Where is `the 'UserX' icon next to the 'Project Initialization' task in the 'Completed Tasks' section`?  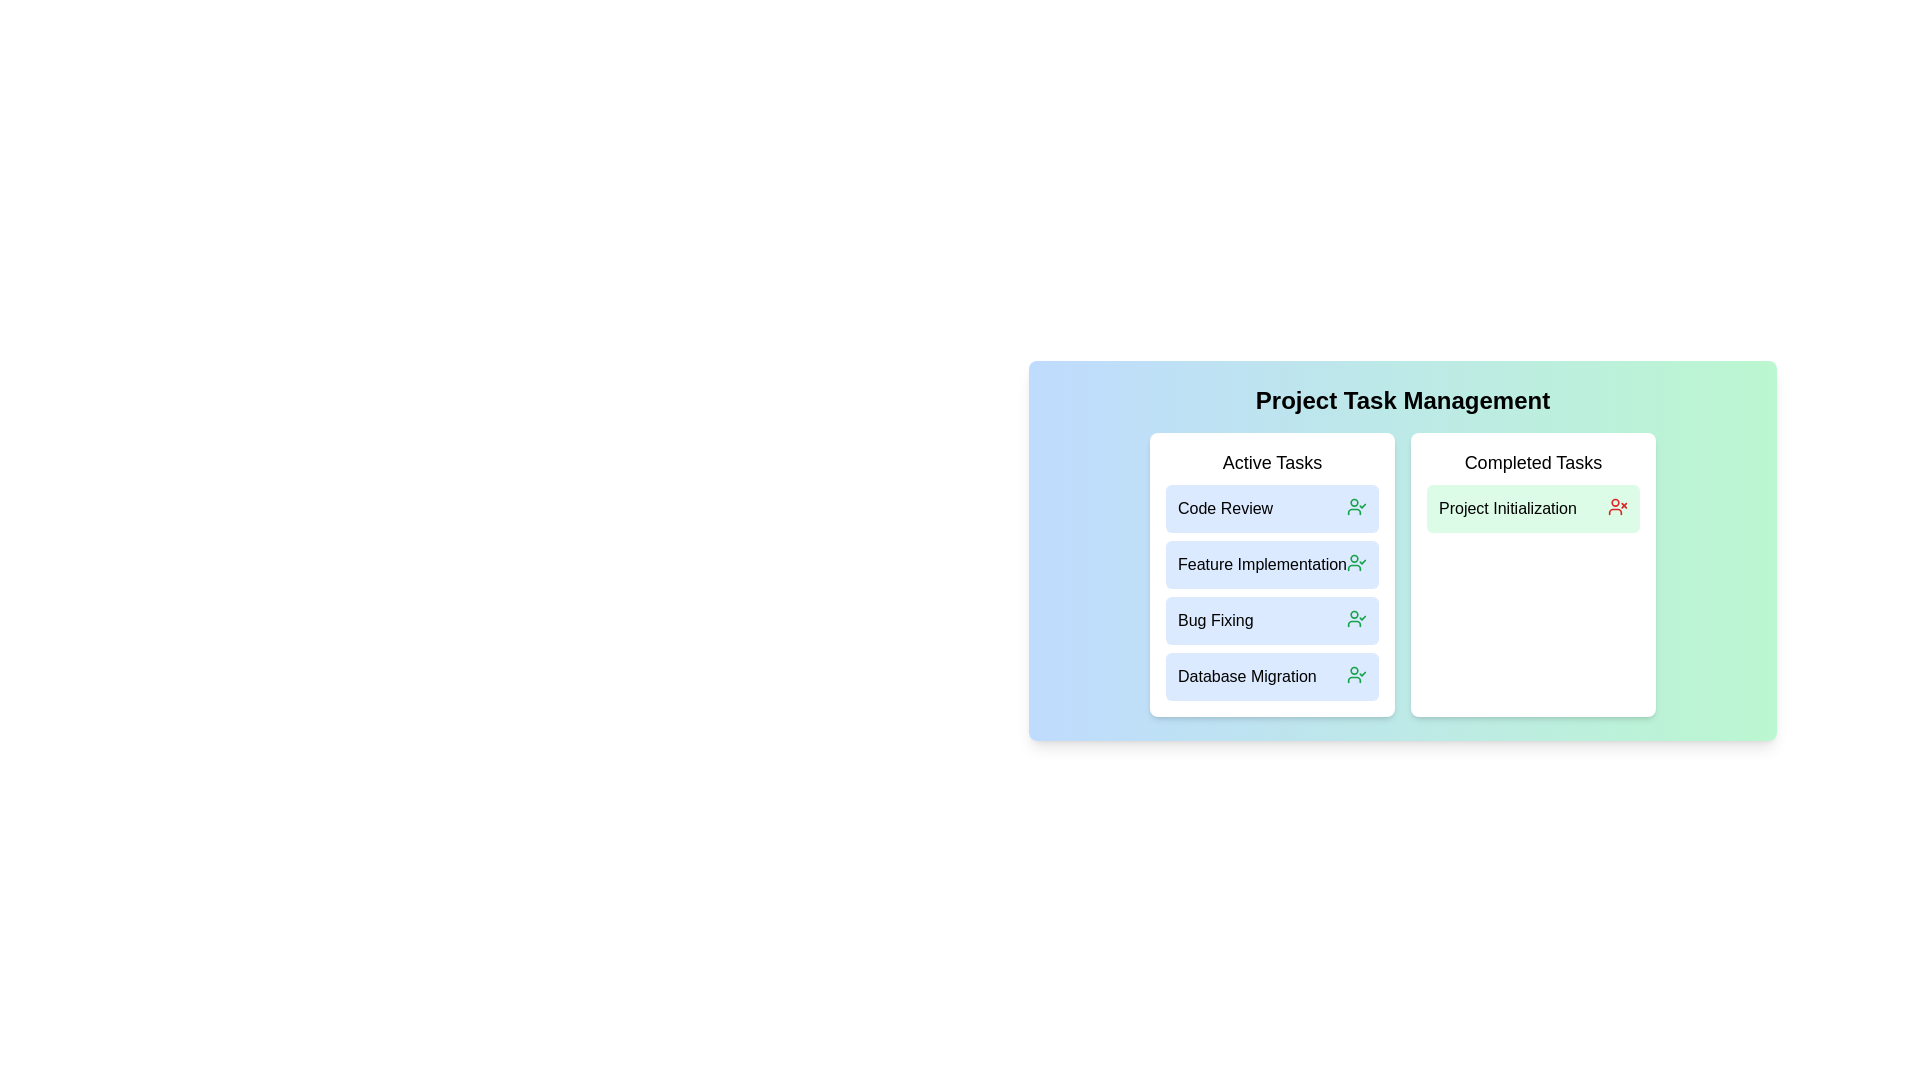 the 'UserX' icon next to the 'Project Initialization' task in the 'Completed Tasks' section is located at coordinates (1617, 505).